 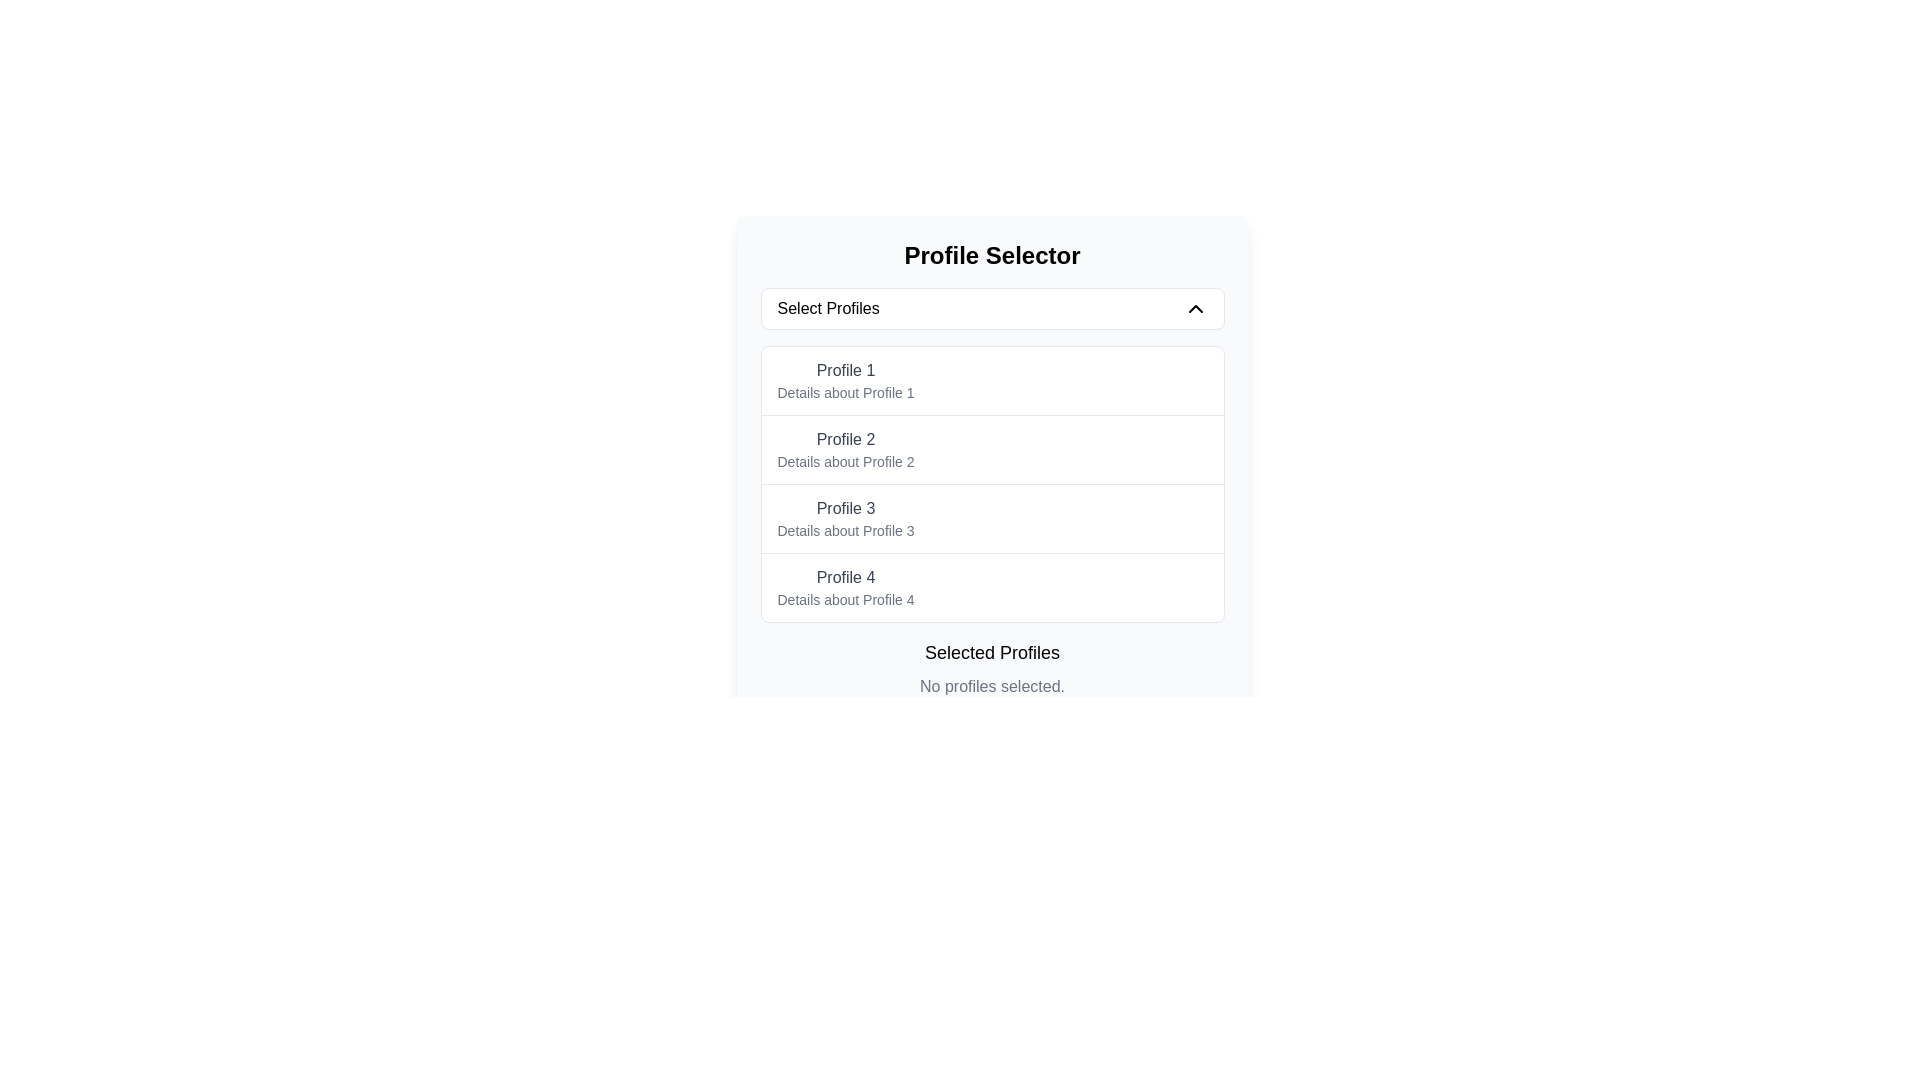 What do you see at coordinates (845, 370) in the screenshot?
I see `the text label displaying 'Profile 1', which is styled with a medium-weight font and gray color, located at the top of the profile list` at bounding box center [845, 370].